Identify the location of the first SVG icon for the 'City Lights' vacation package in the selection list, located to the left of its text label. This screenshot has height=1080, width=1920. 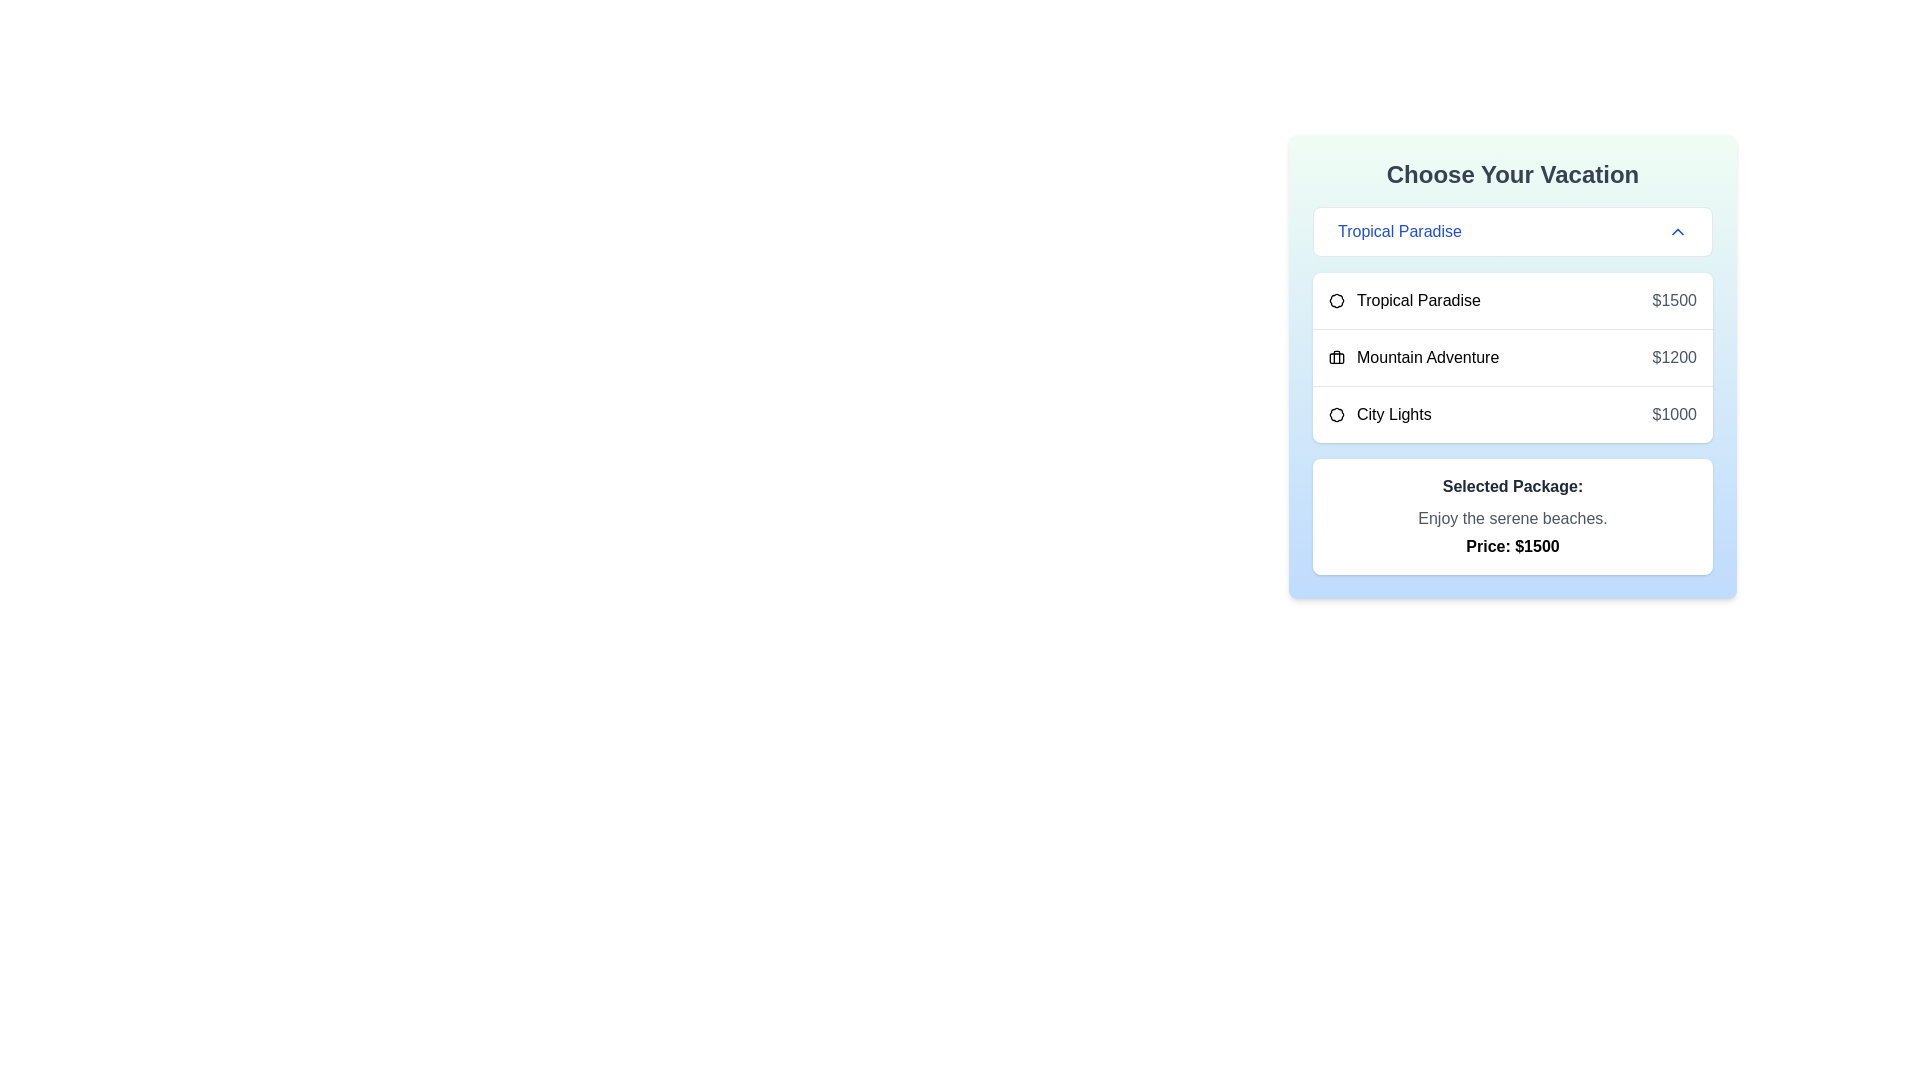
(1337, 414).